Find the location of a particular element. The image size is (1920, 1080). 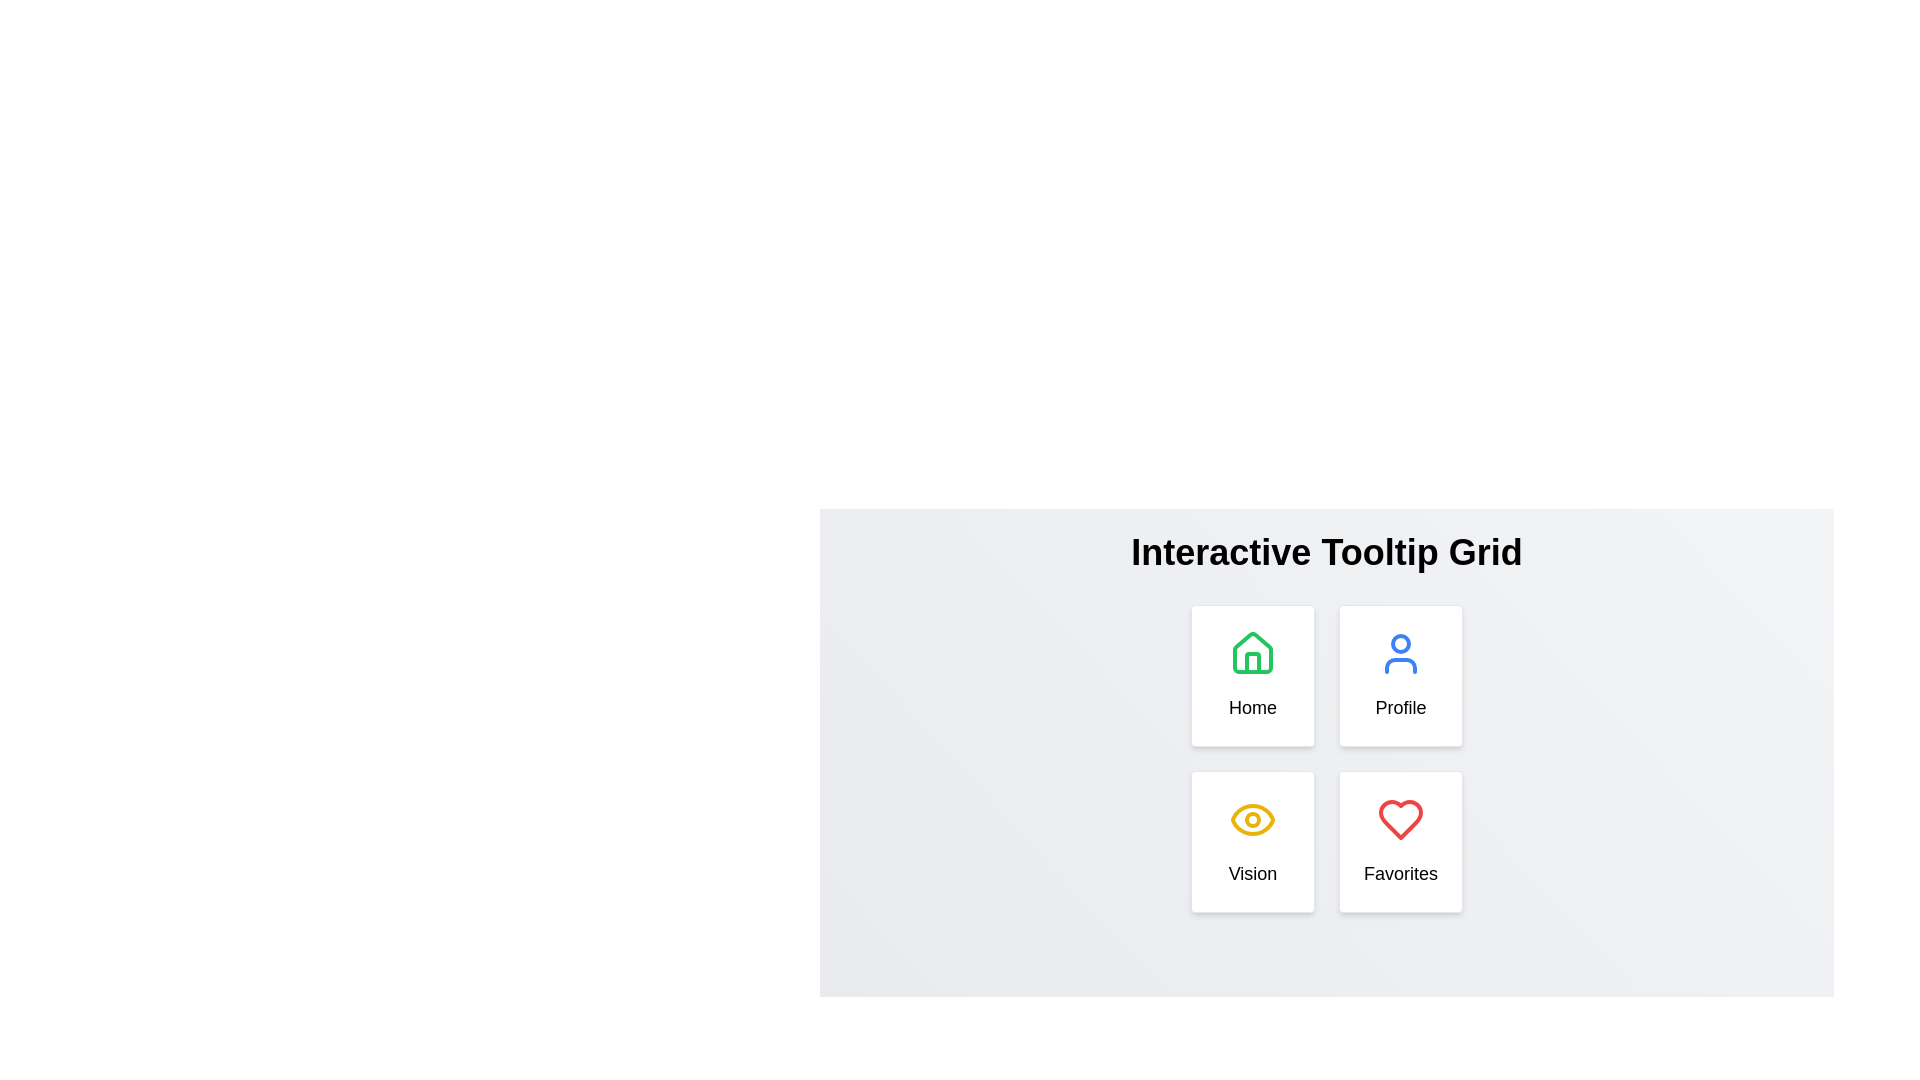

the 'Profile' card in the upper-right of the grid layout is located at coordinates (1400, 675).